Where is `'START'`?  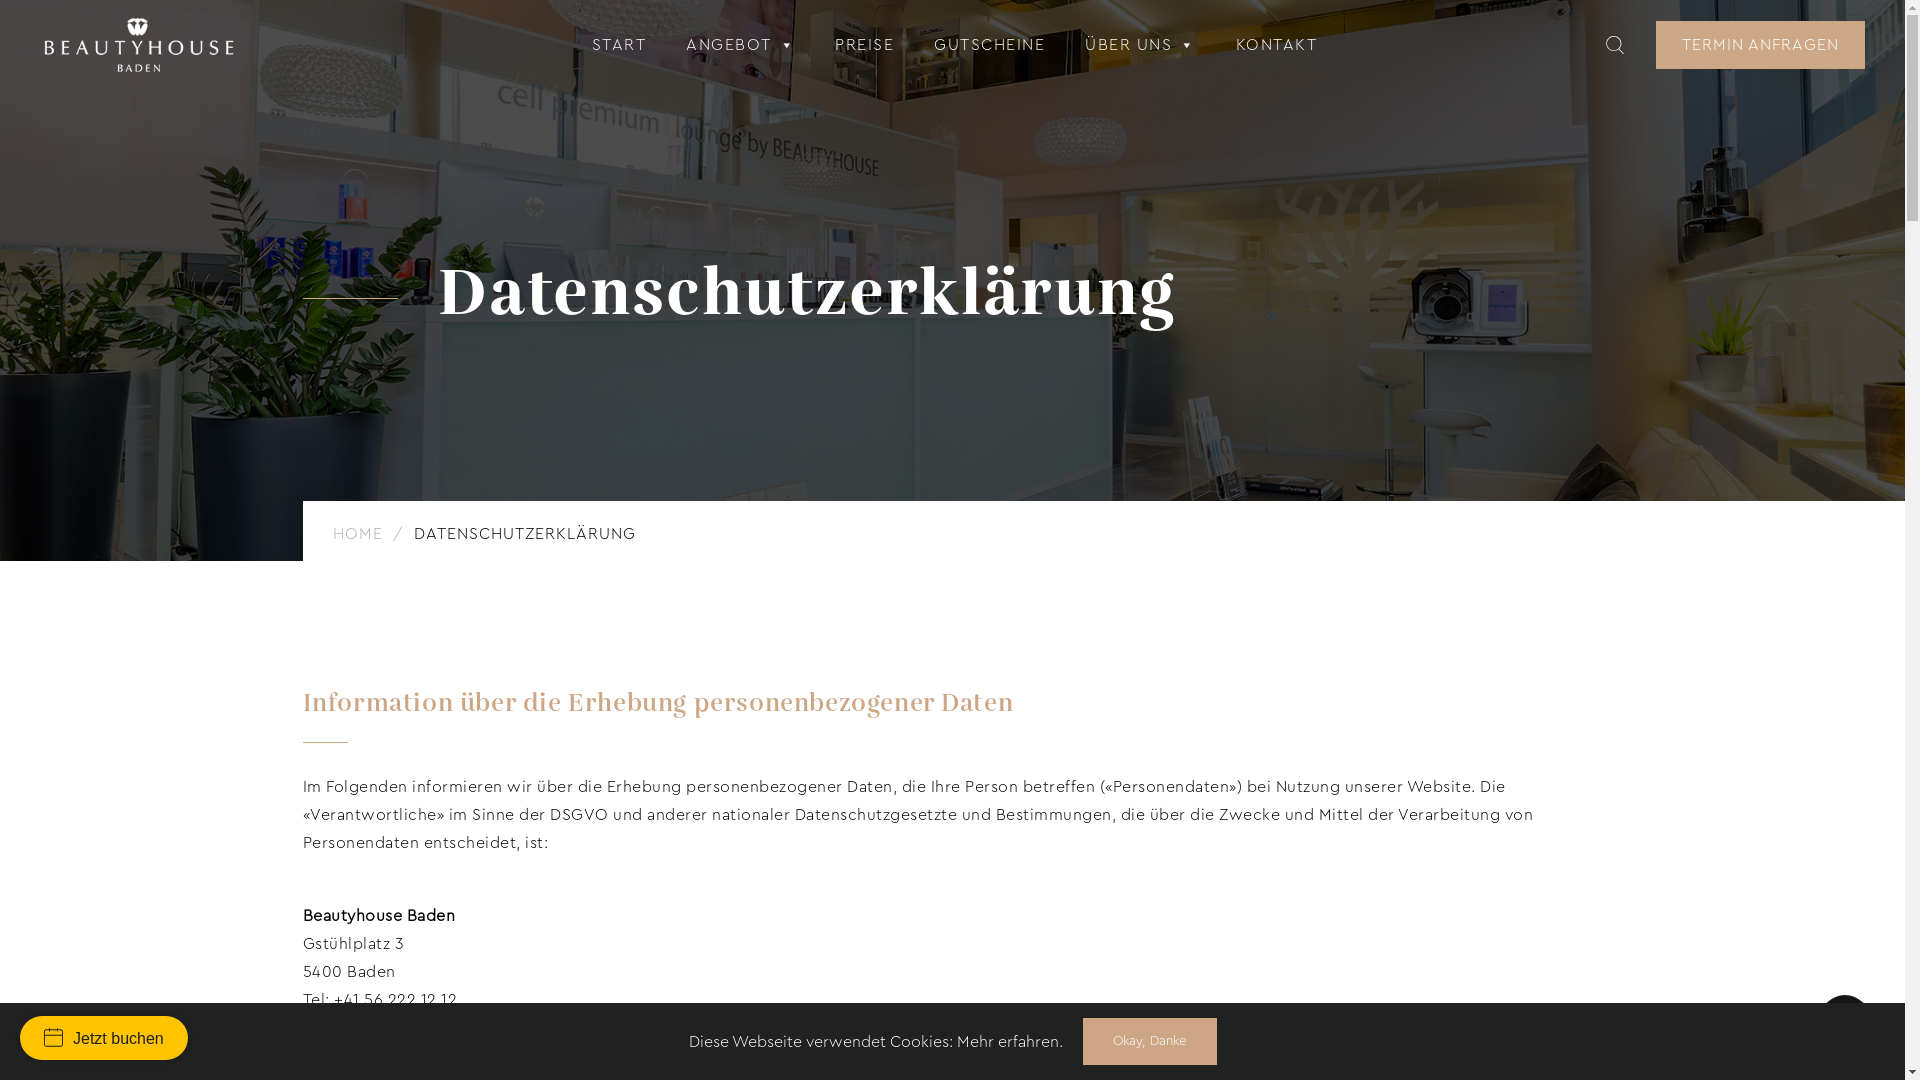
'START' is located at coordinates (618, 45).